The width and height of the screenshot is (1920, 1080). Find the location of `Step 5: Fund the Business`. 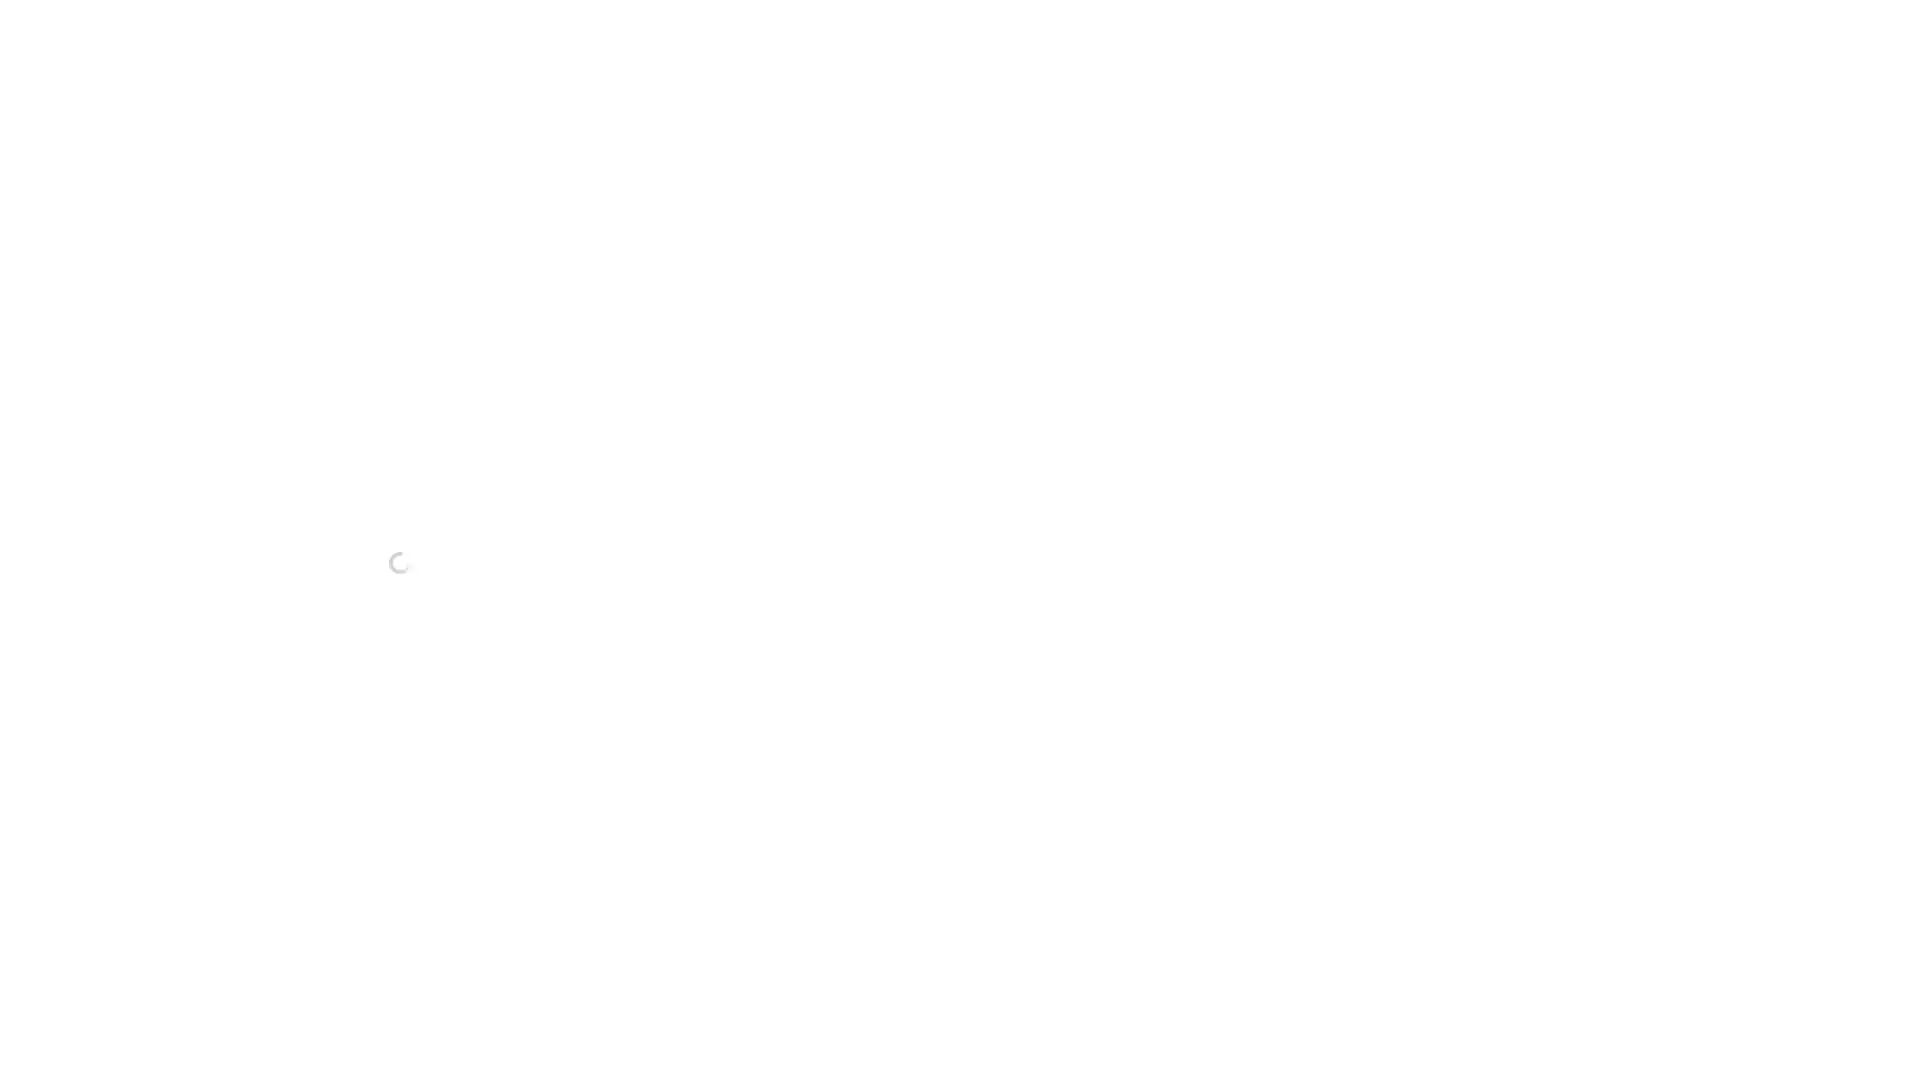

Step 5: Fund the Business is located at coordinates (960, 459).